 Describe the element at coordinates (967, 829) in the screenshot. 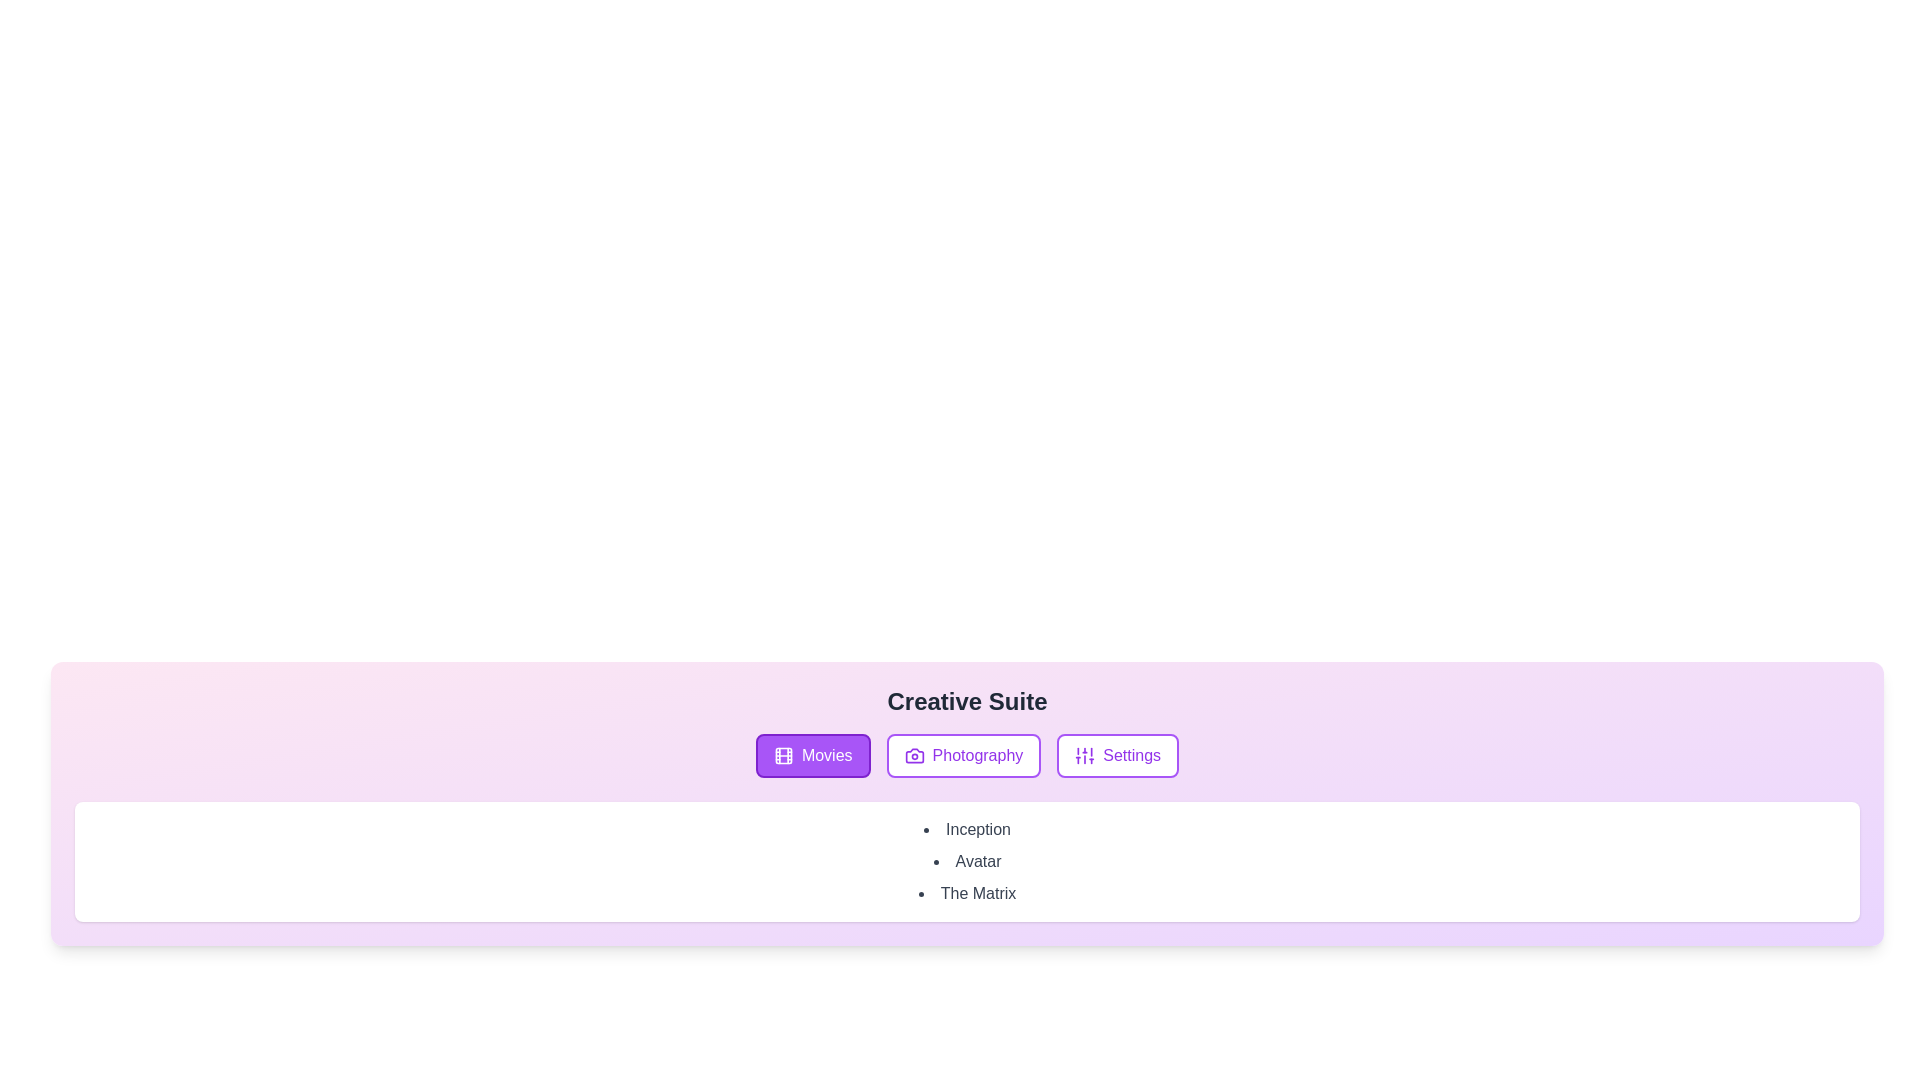

I see `static text label displaying 'Inception' which is the first item in a vertical bulleted list` at that location.